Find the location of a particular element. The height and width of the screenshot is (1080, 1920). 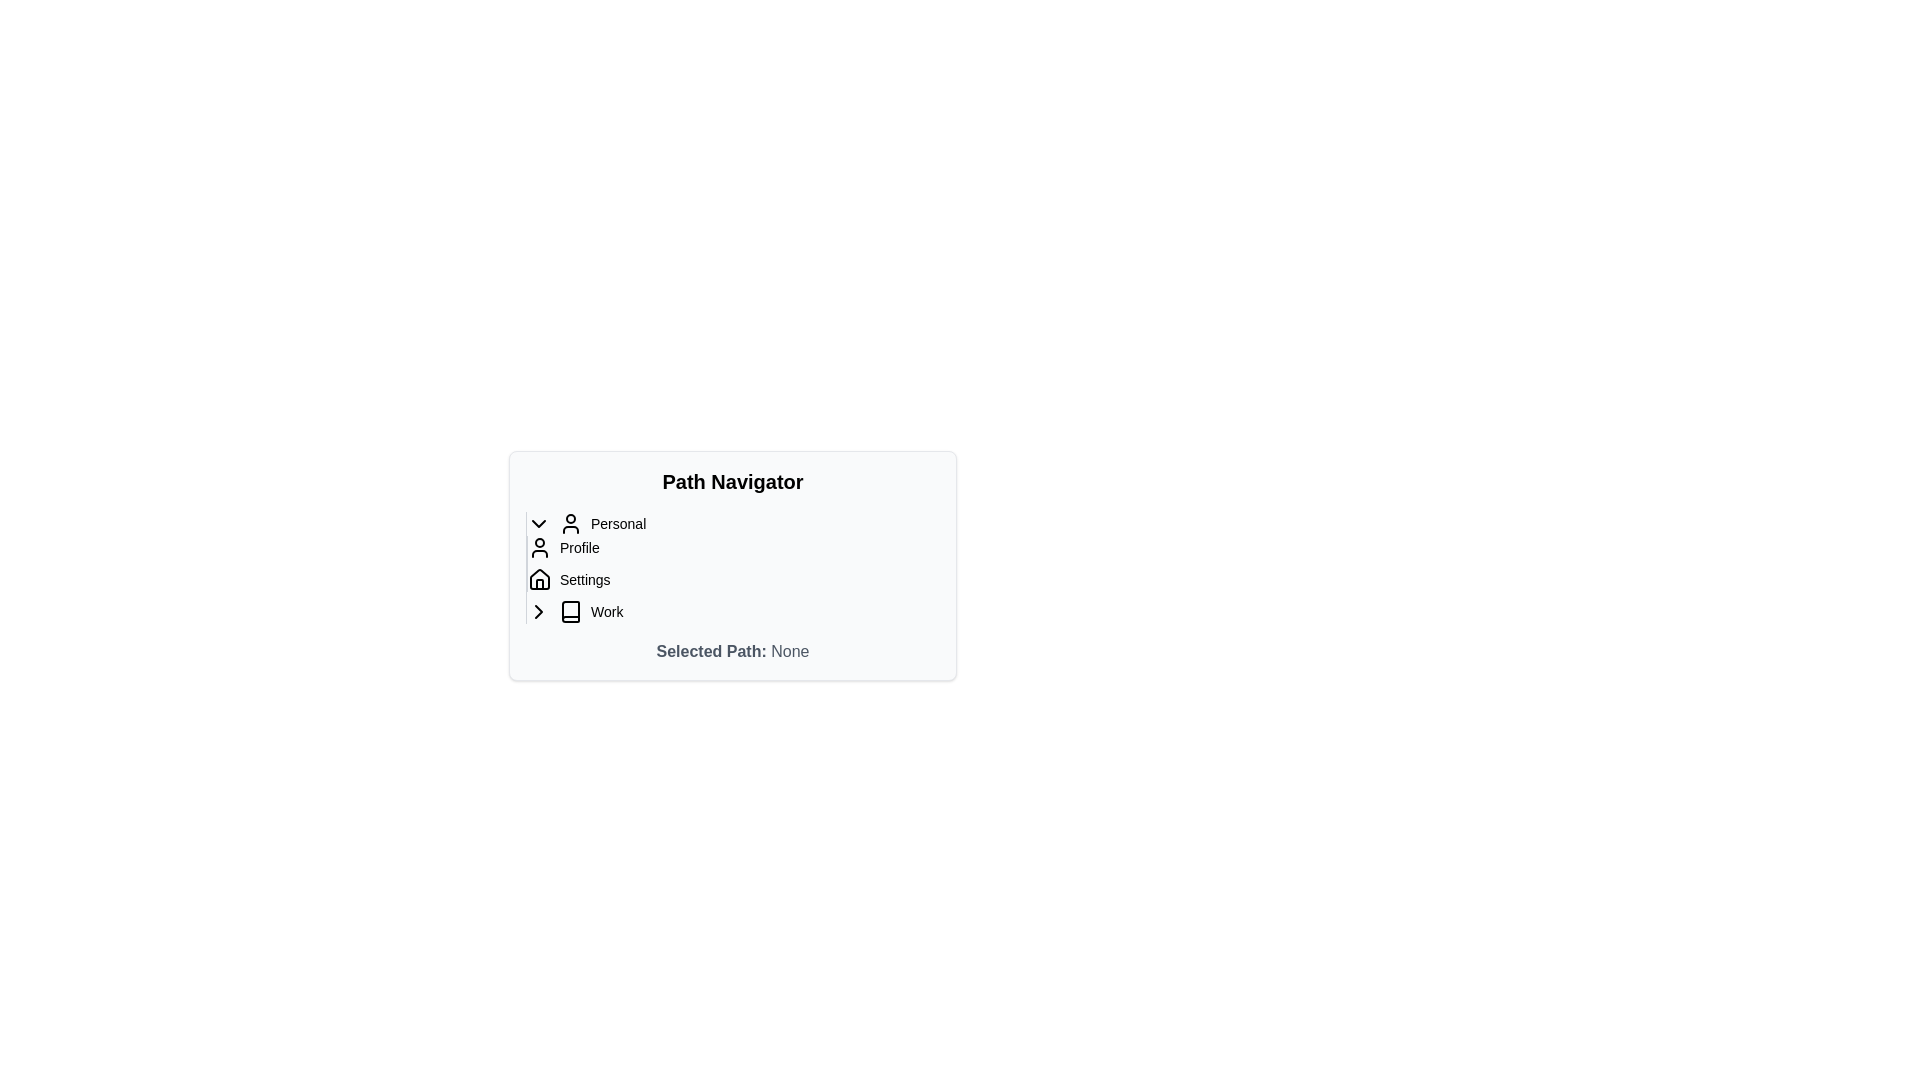

the Icon button (chevron) that serves as a dropdown toggle for revealing or hiding additional options is located at coordinates (538, 523).